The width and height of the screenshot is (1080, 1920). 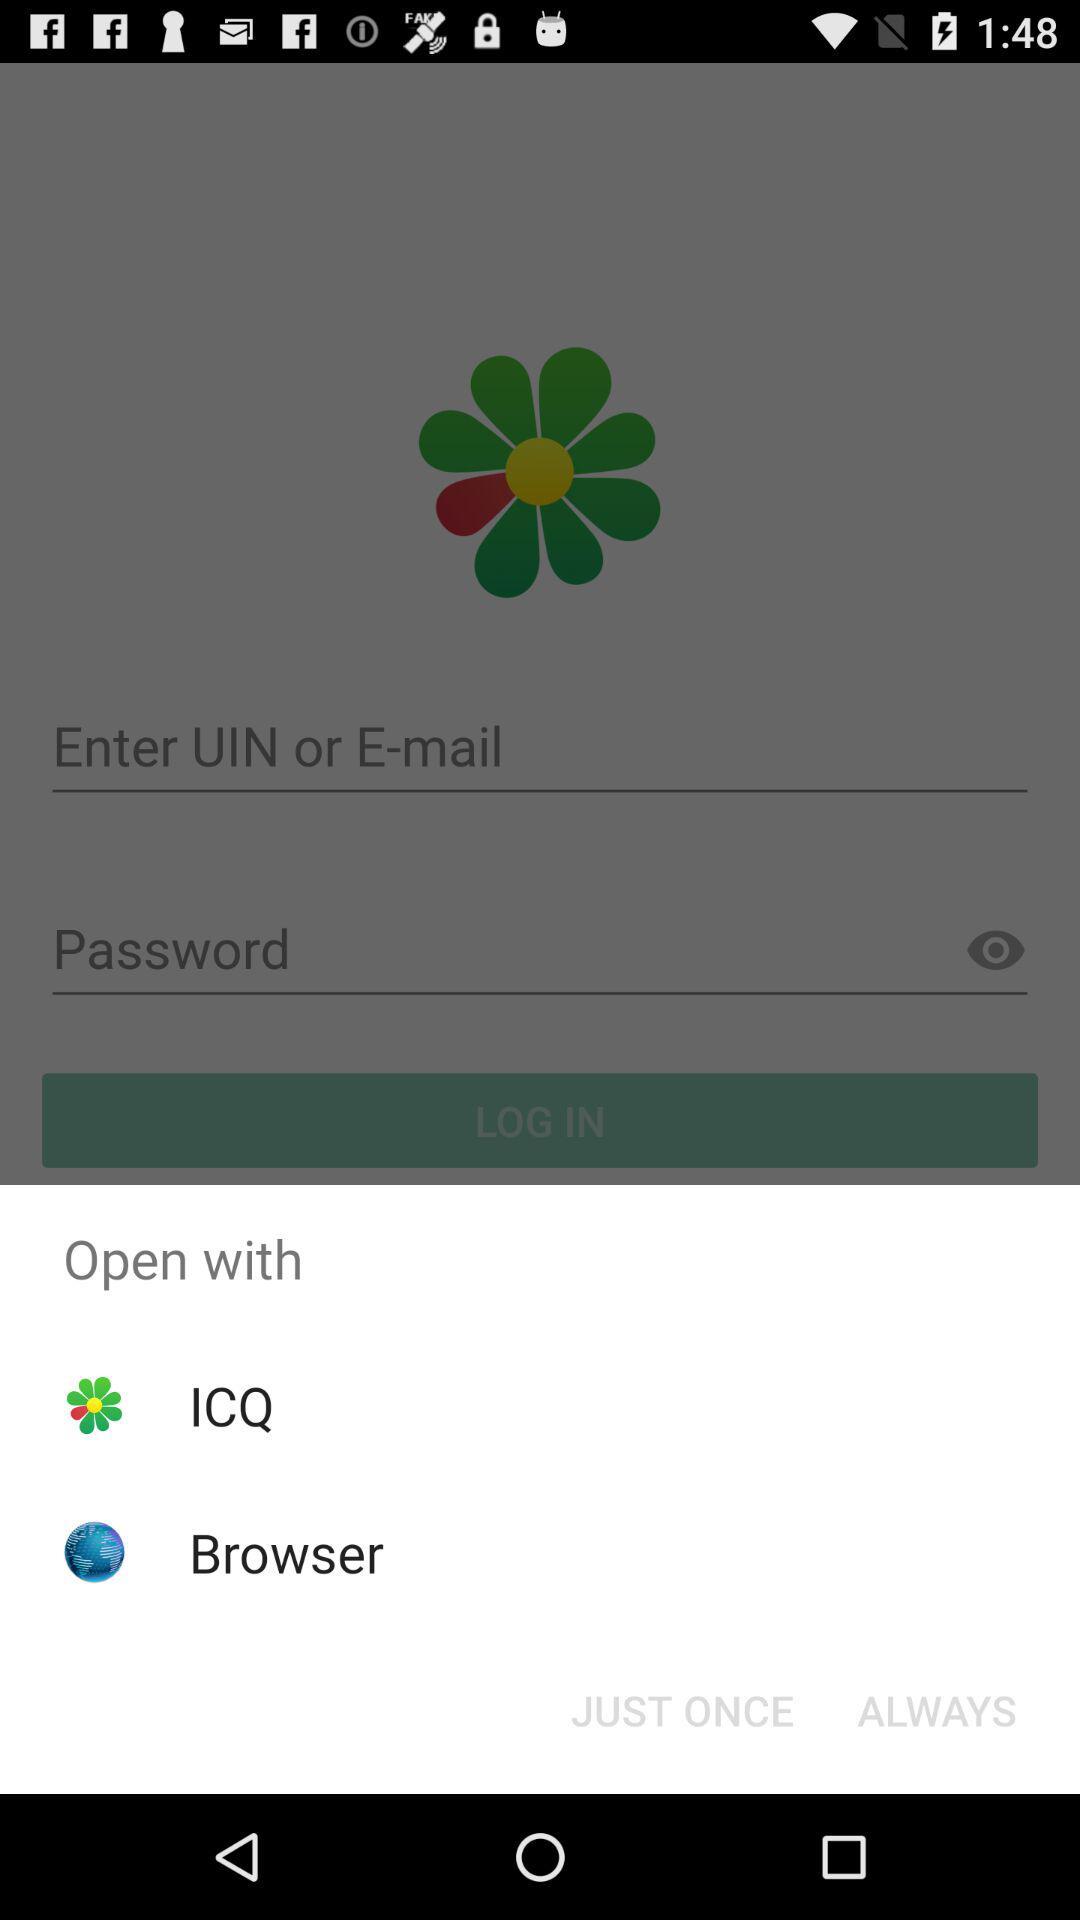 What do you see at coordinates (937, 1708) in the screenshot?
I see `icon next to just once icon` at bounding box center [937, 1708].